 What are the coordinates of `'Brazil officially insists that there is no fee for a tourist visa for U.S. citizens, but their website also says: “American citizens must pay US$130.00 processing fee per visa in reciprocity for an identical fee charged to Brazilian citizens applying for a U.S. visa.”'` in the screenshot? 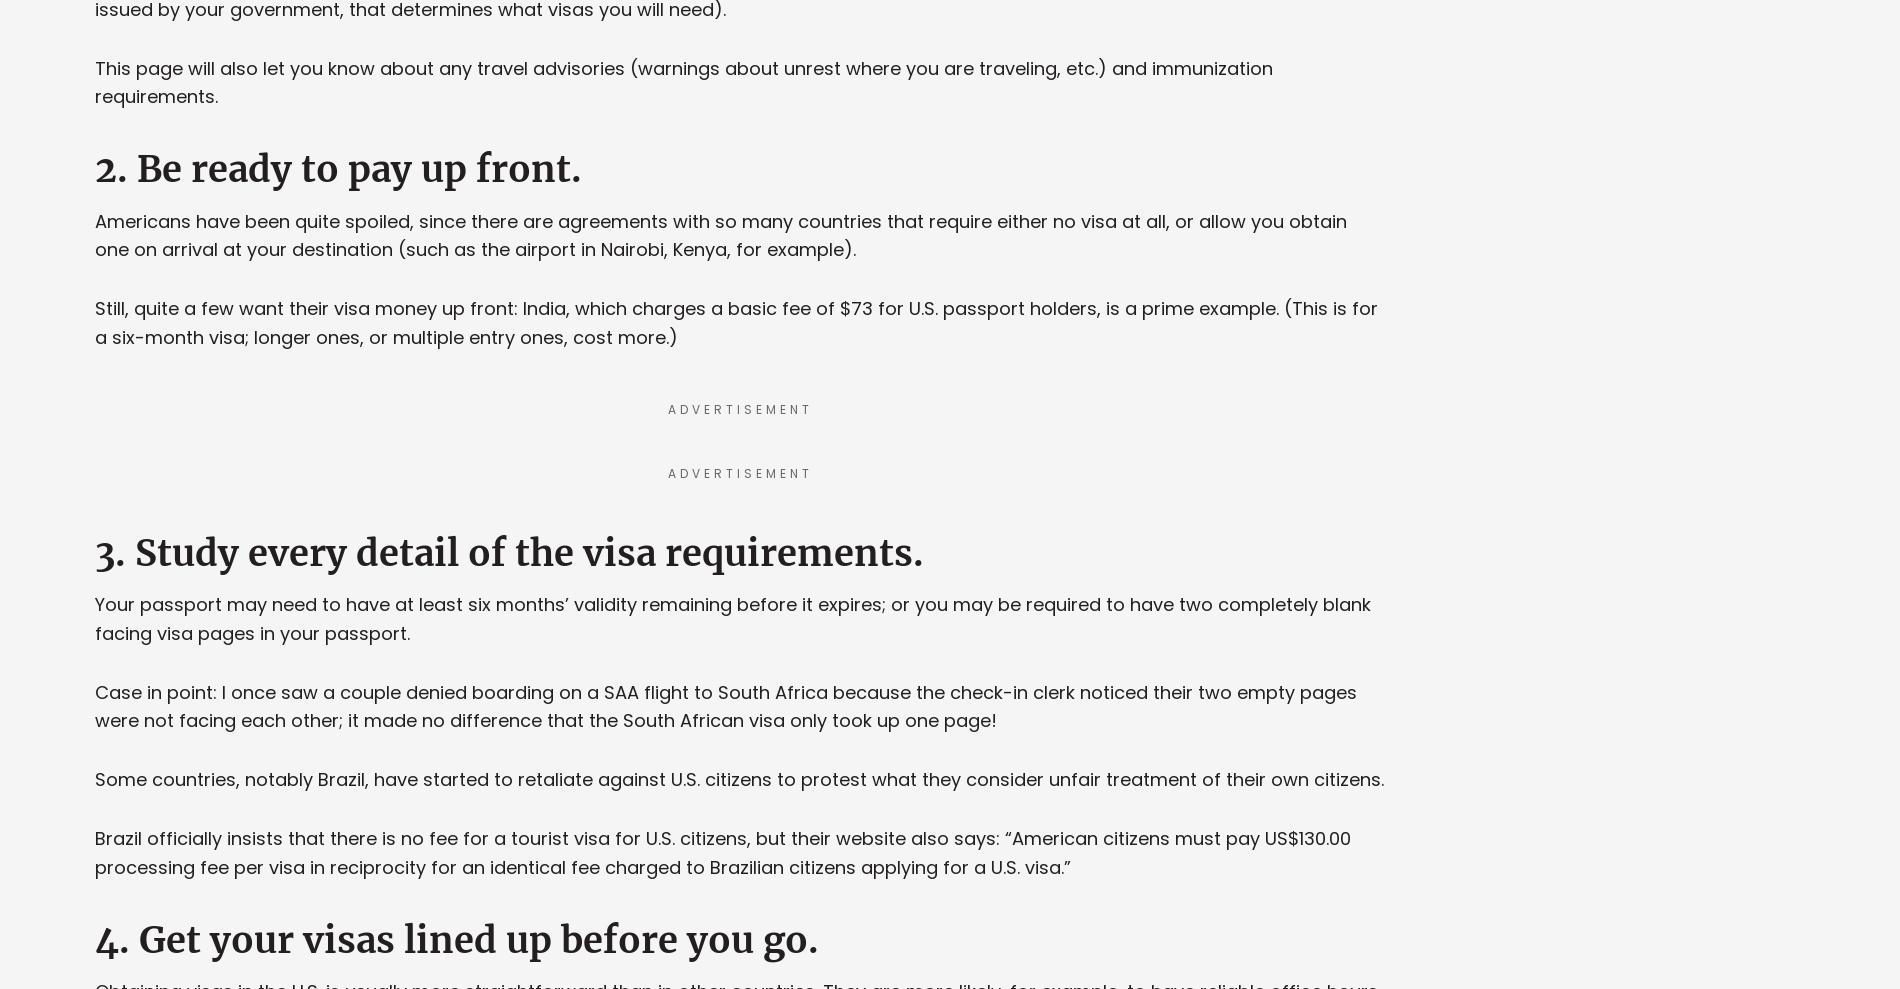 It's located at (721, 852).